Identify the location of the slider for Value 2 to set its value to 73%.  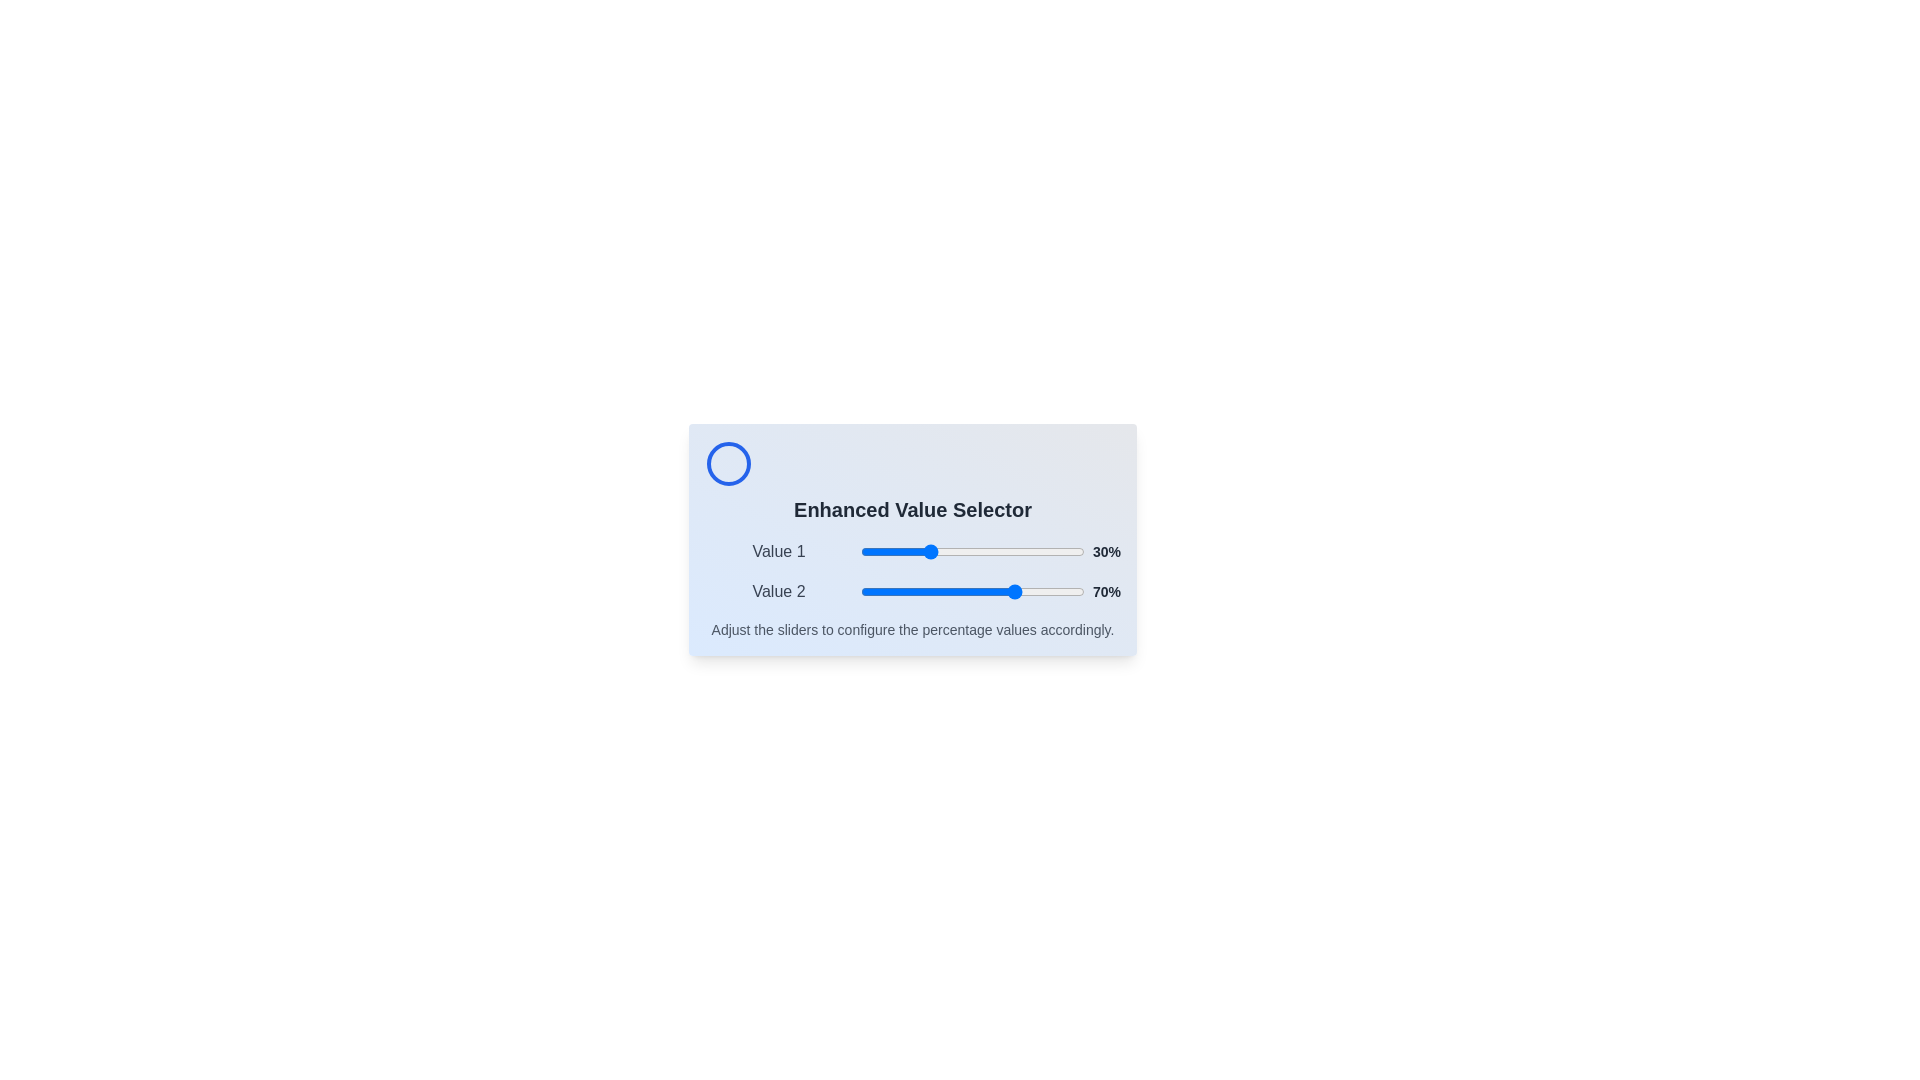
(1024, 590).